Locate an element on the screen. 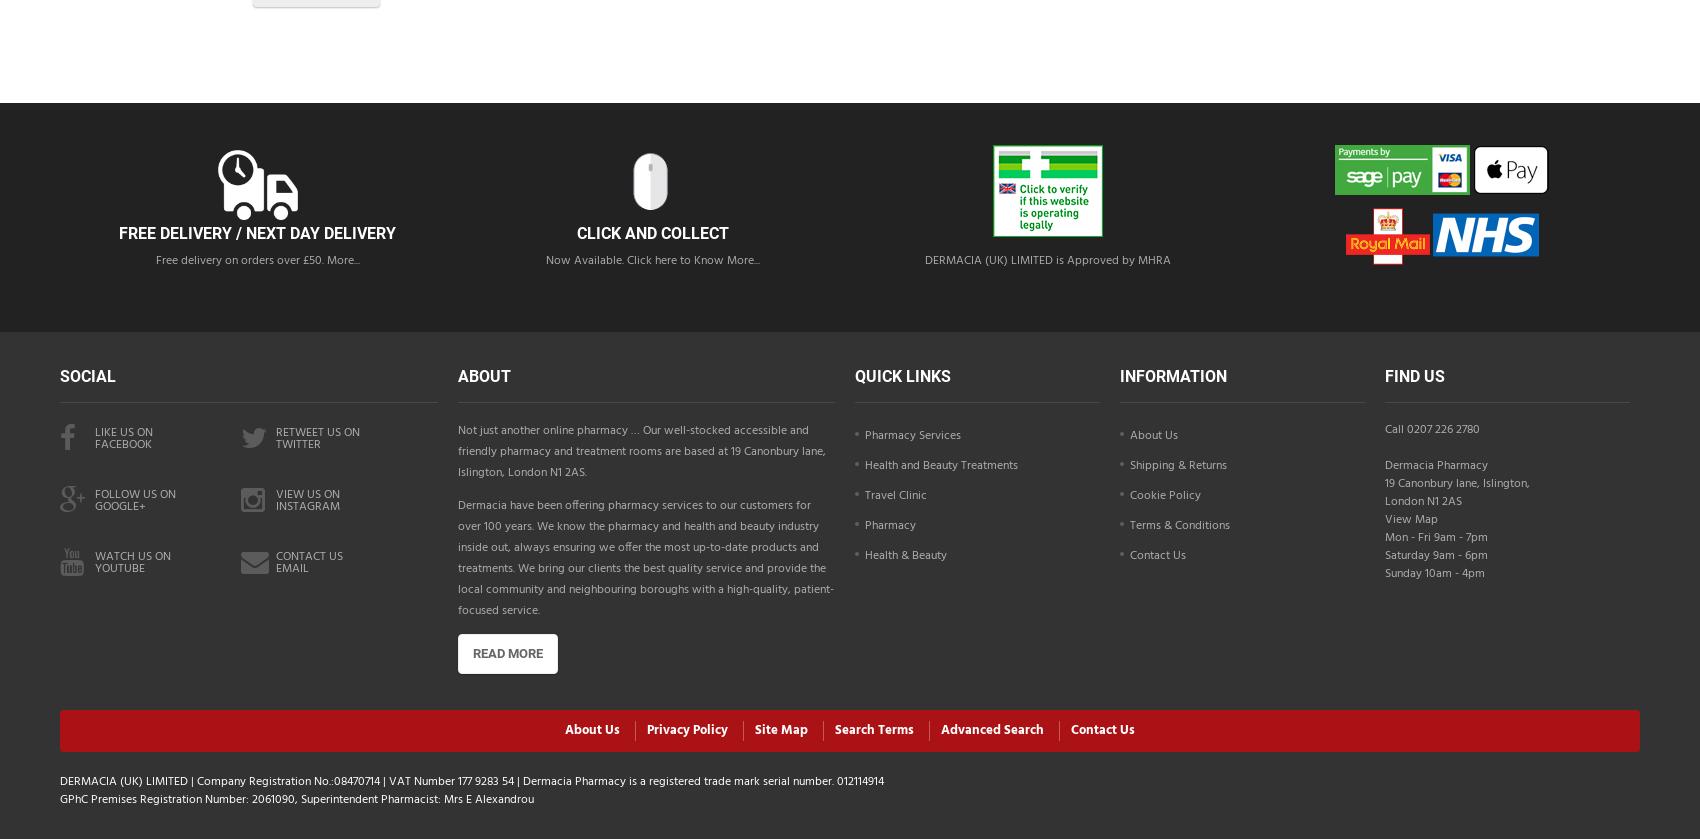 The height and width of the screenshot is (839, 1700). 'Saturday 9am - 6pm' is located at coordinates (1434, 555).